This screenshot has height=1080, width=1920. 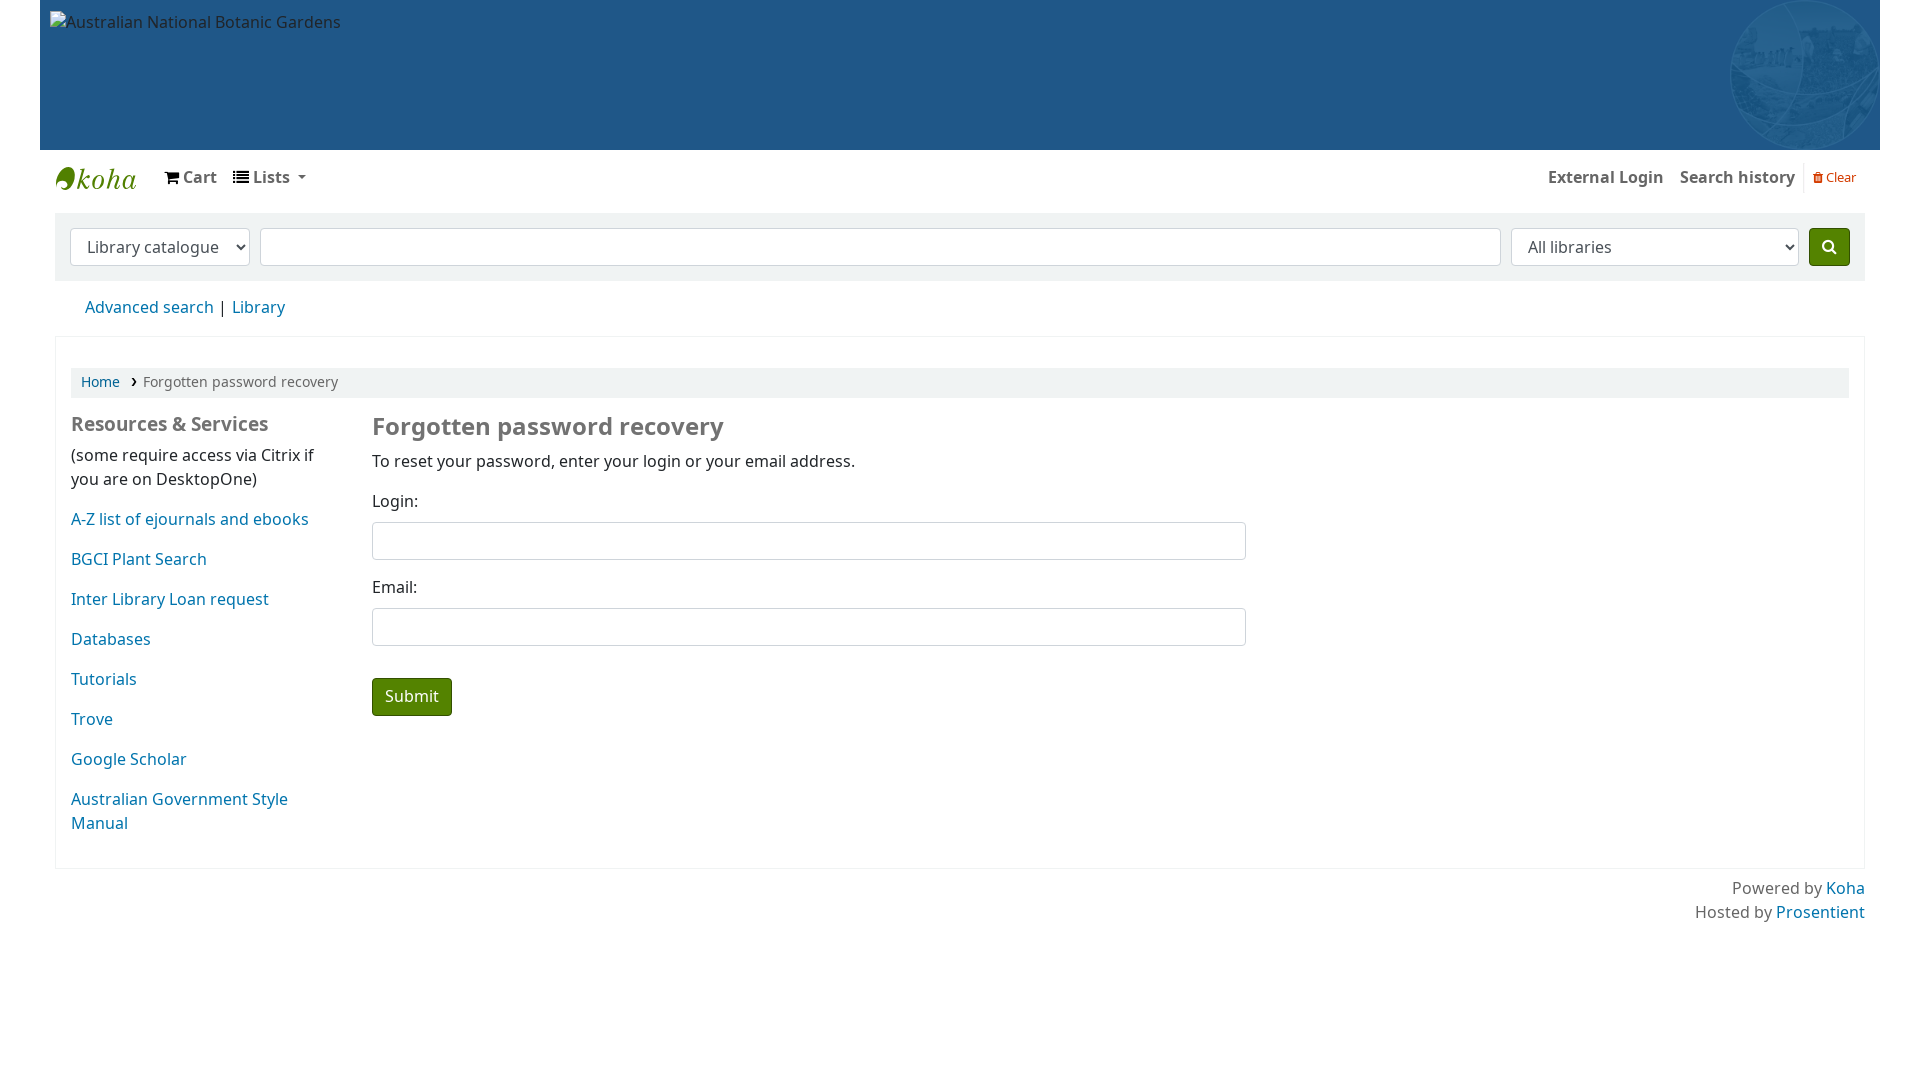 I want to click on 'Forgotten password recovery', so click(x=240, y=382).